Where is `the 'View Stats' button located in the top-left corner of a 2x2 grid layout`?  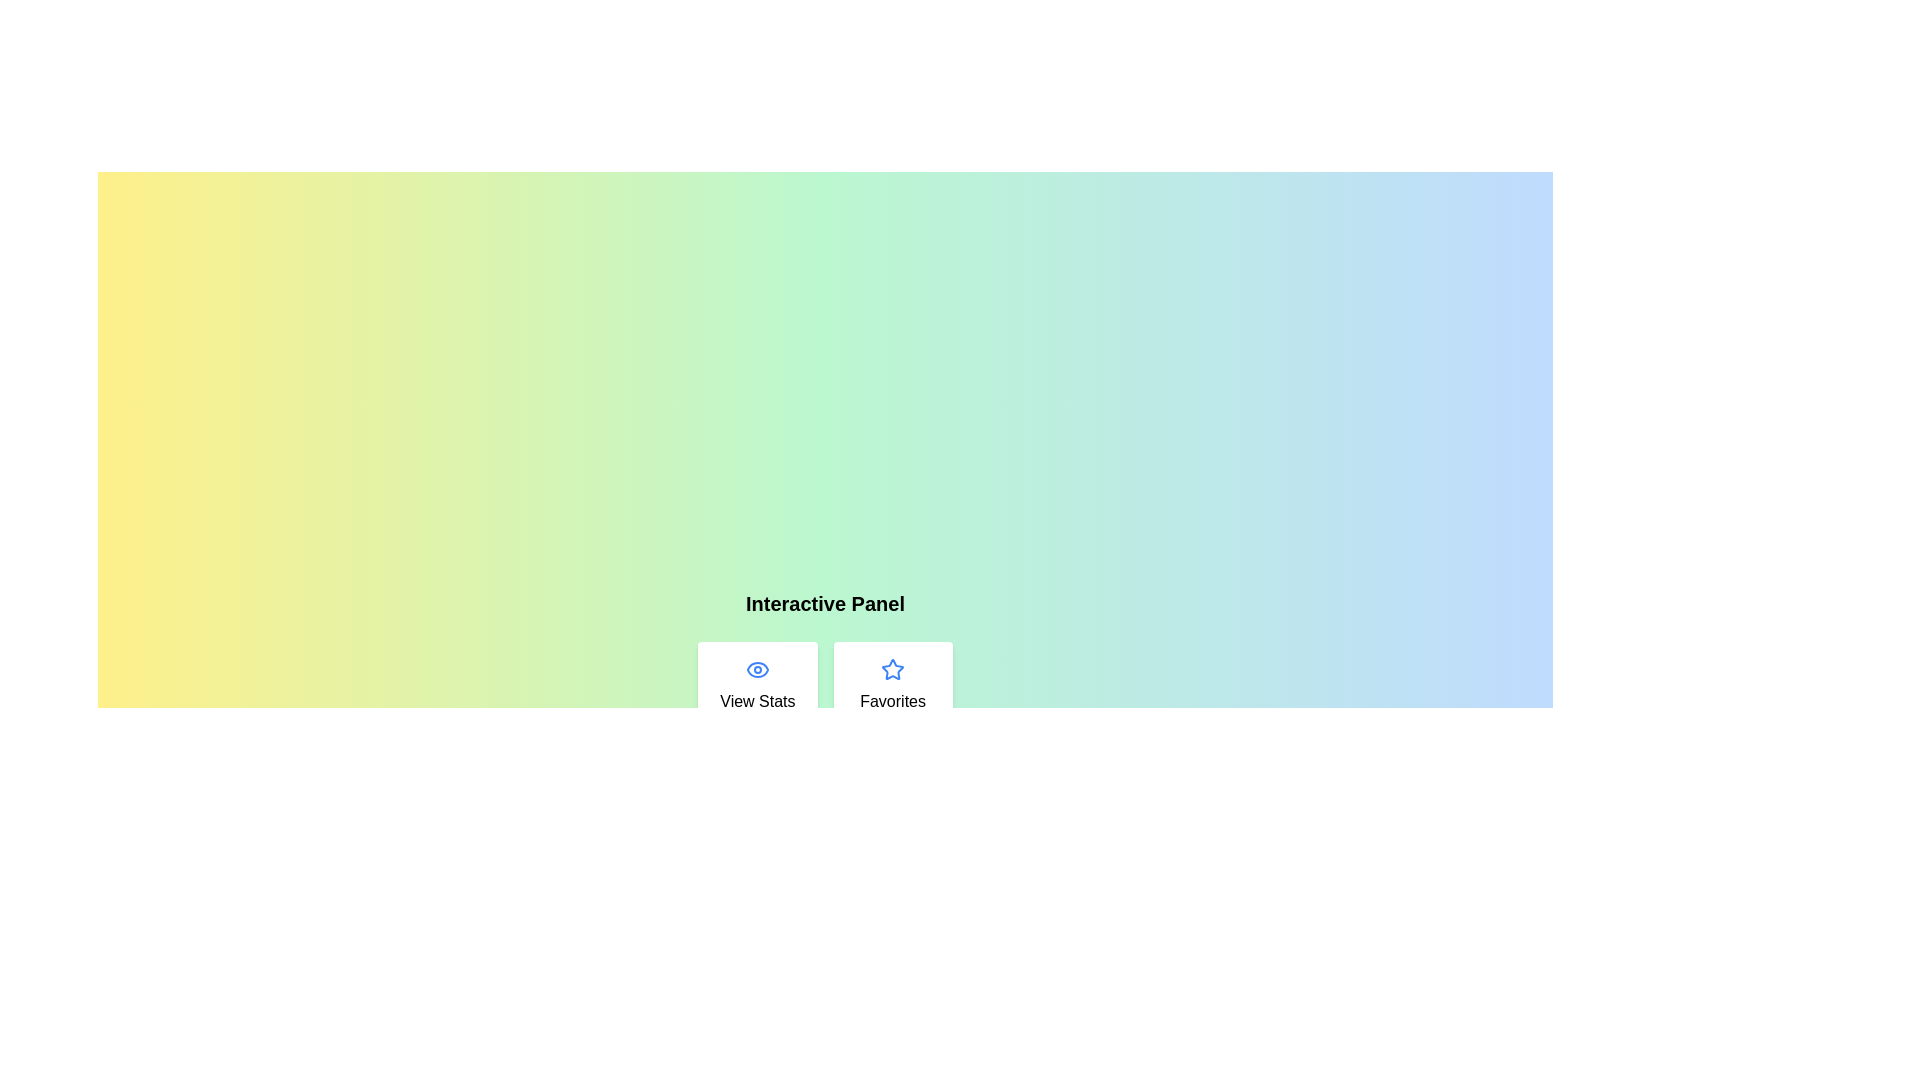
the 'View Stats' button located in the top-left corner of a 2x2 grid layout is located at coordinates (756, 685).